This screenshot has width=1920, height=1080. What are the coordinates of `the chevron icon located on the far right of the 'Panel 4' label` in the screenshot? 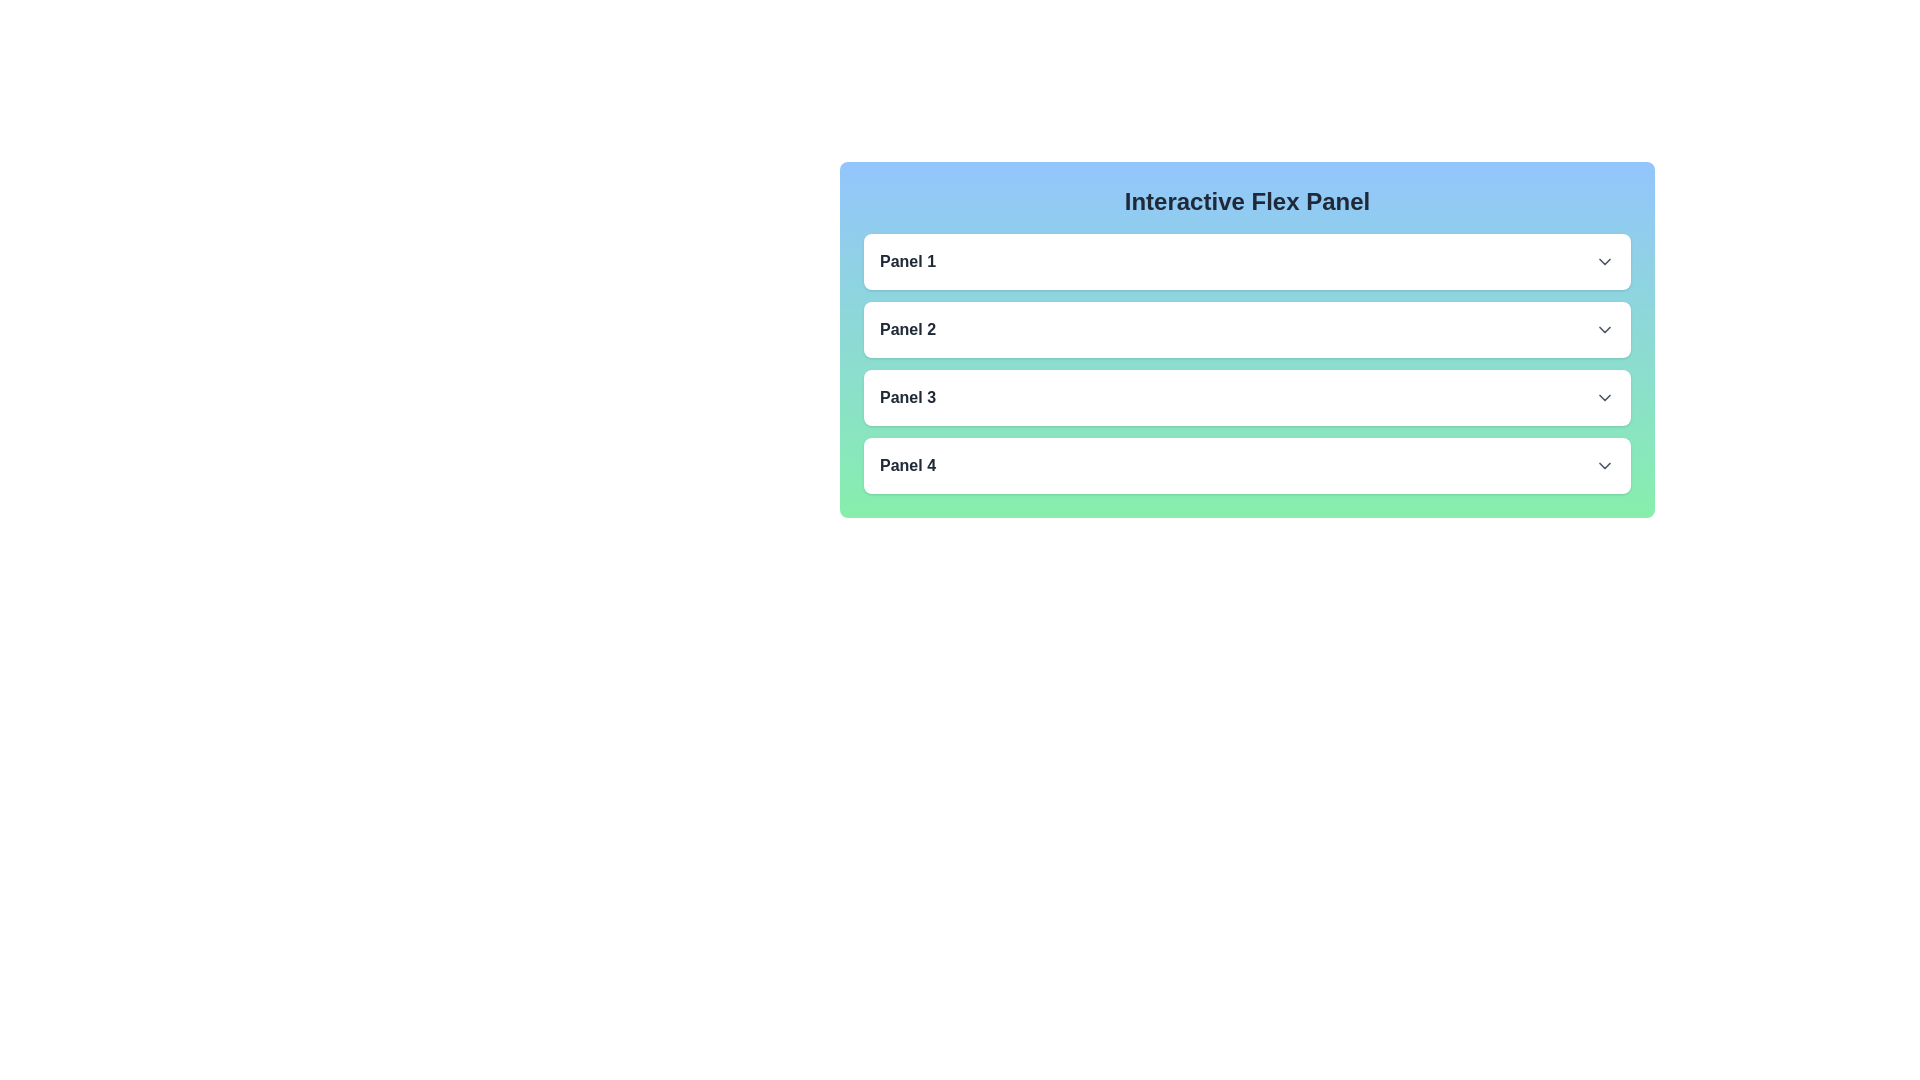 It's located at (1604, 466).